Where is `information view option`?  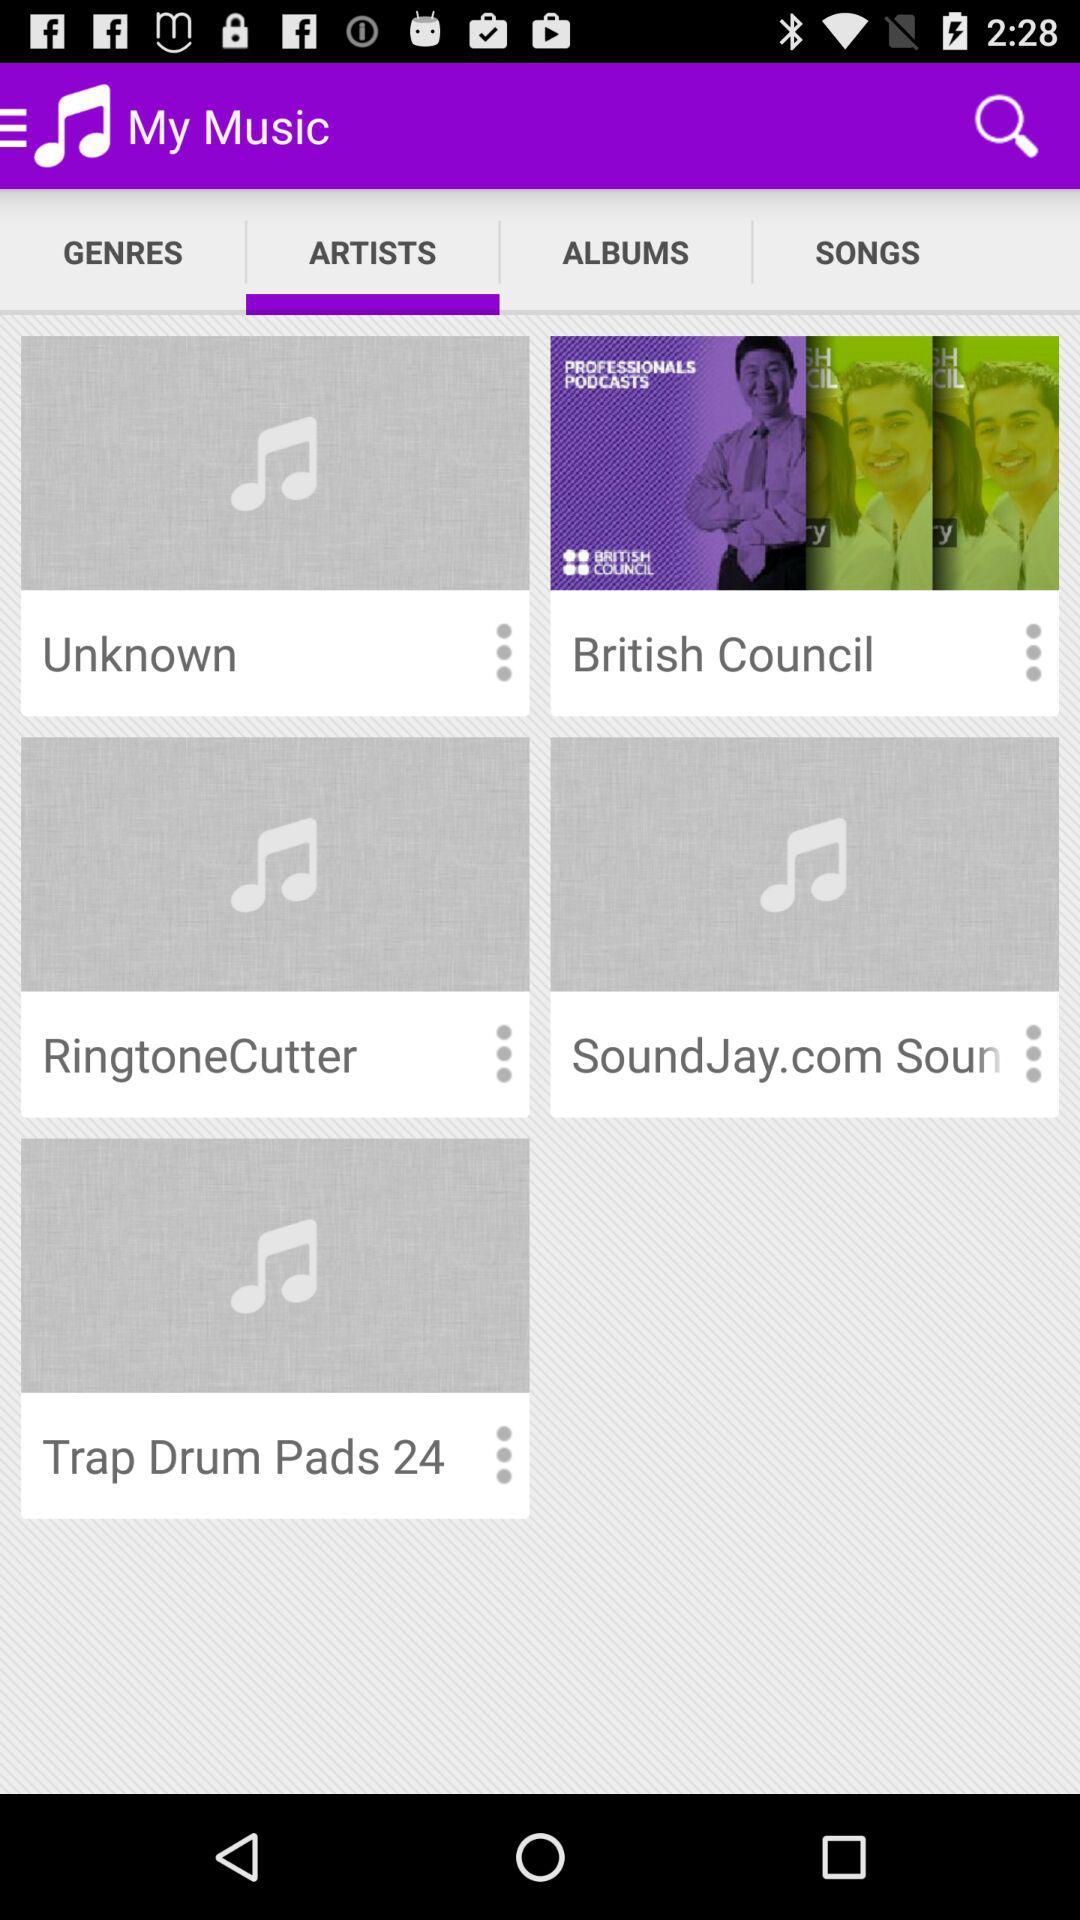
information view option is located at coordinates (502, 653).